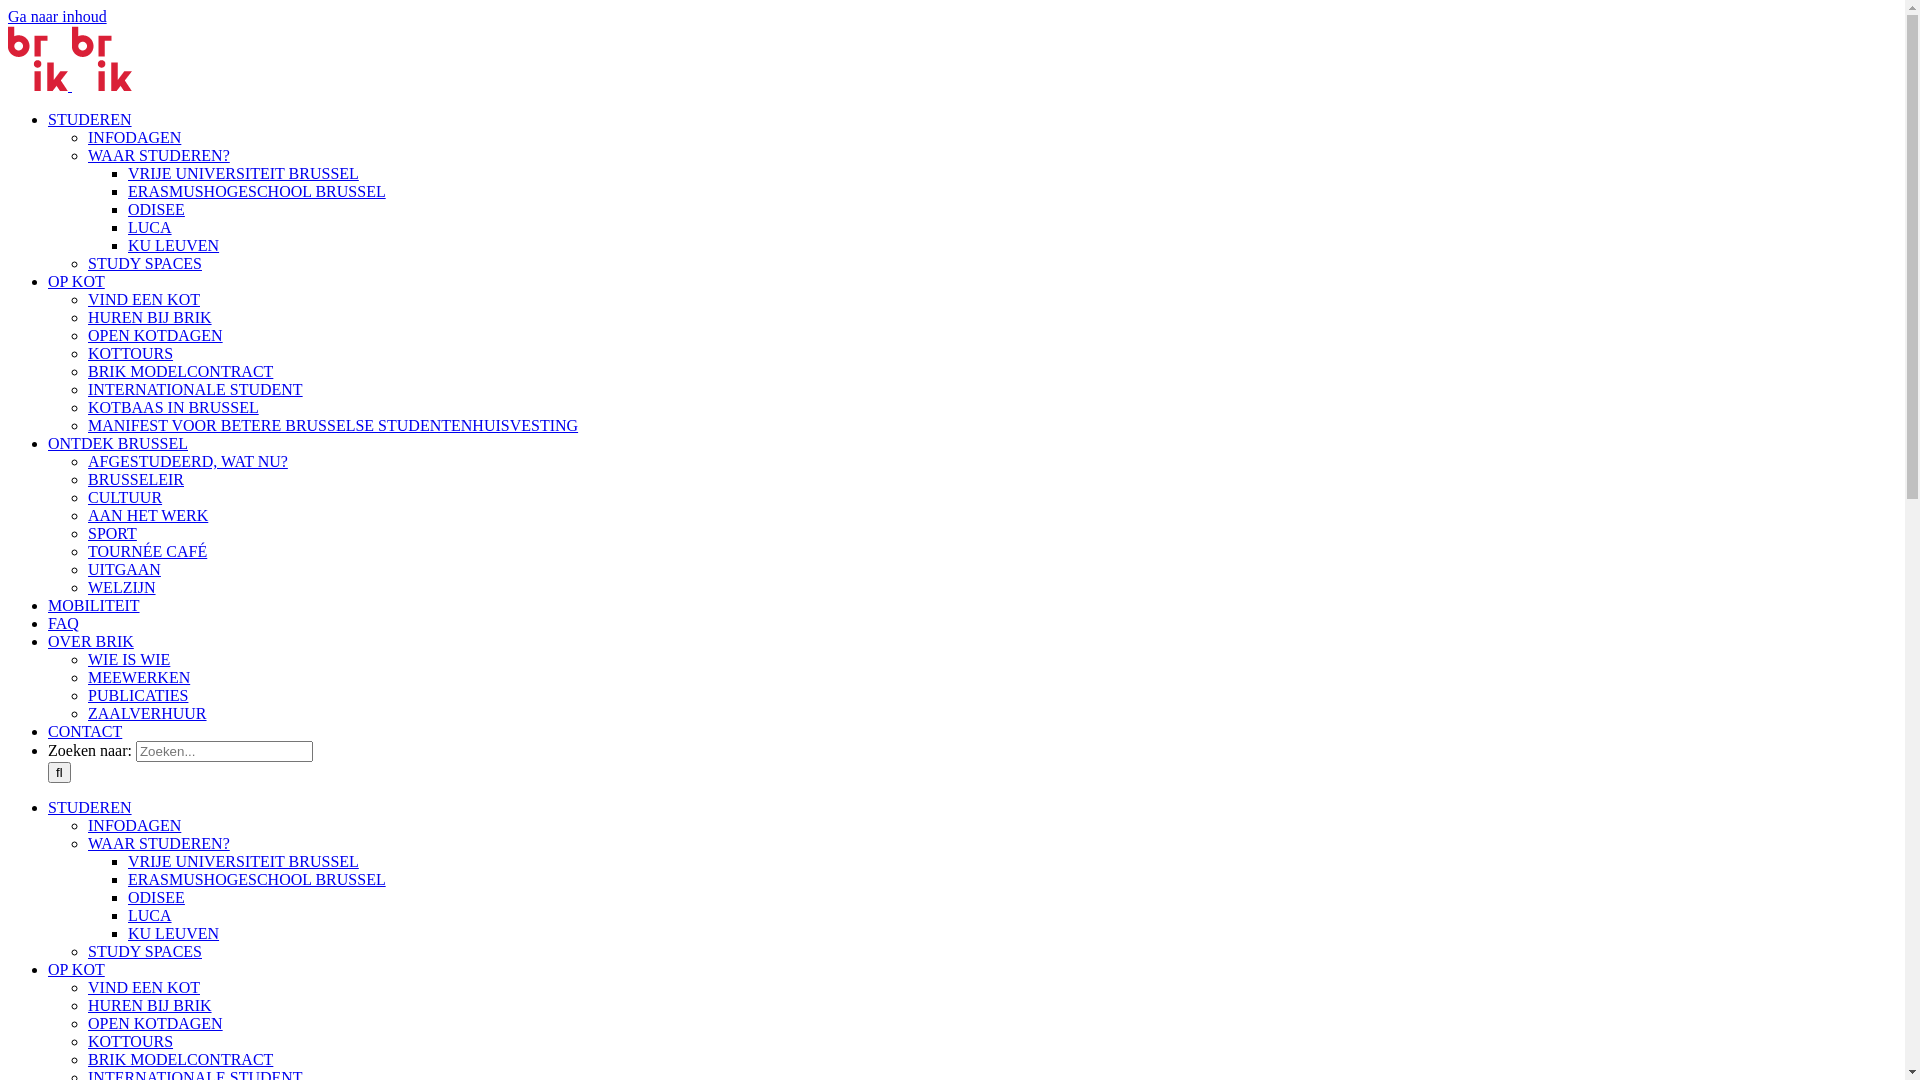 The image size is (1920, 1080). I want to click on 'AAN HET WERK', so click(147, 514).